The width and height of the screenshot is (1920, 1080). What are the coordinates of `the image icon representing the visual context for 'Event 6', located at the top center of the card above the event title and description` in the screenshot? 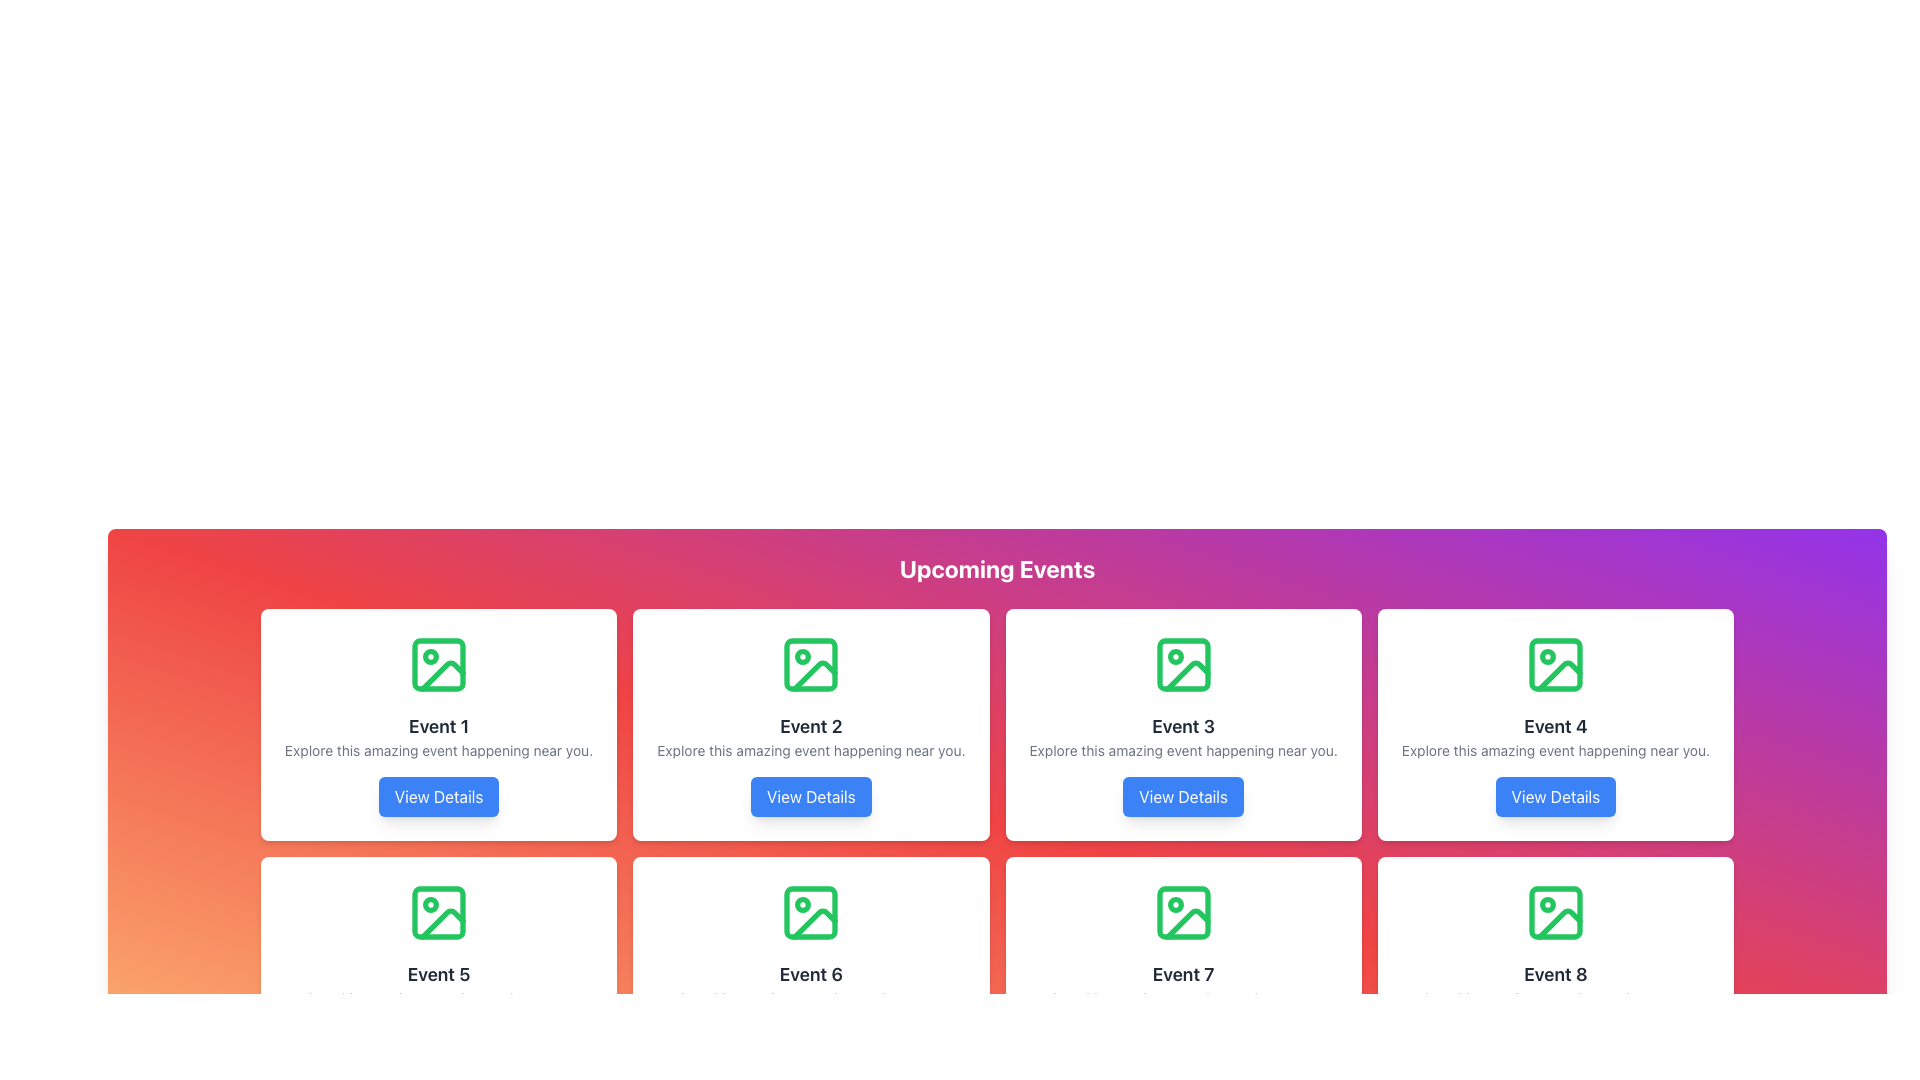 It's located at (811, 913).